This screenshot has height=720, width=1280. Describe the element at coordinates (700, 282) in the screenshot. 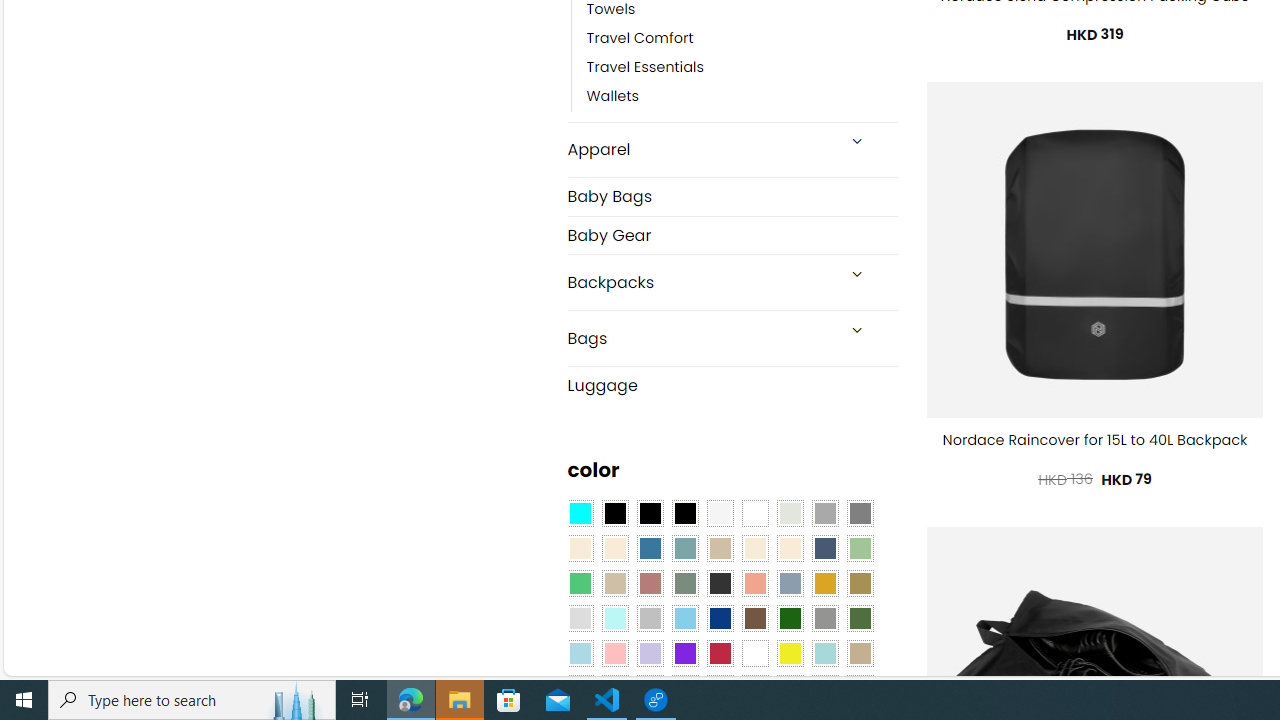

I see `'Backpacks'` at that location.